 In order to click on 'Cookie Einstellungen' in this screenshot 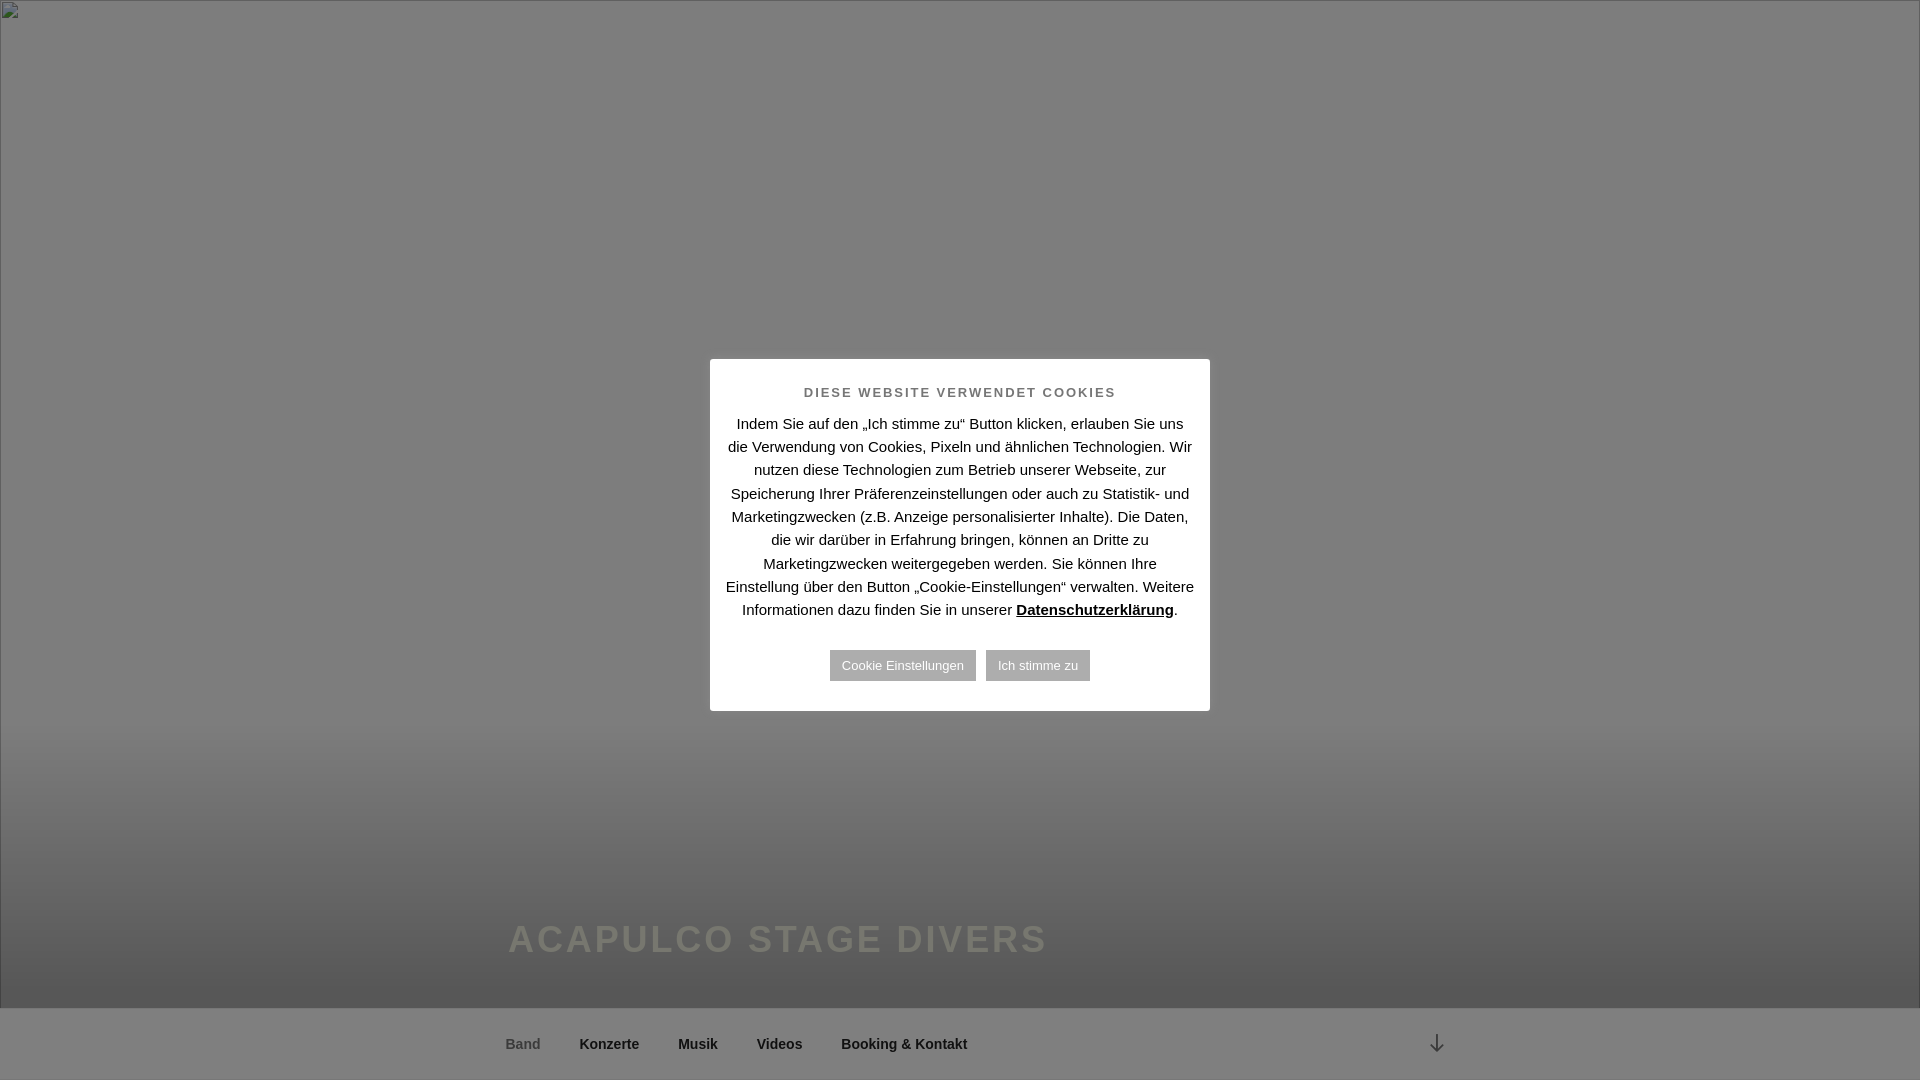, I will do `click(901, 665)`.